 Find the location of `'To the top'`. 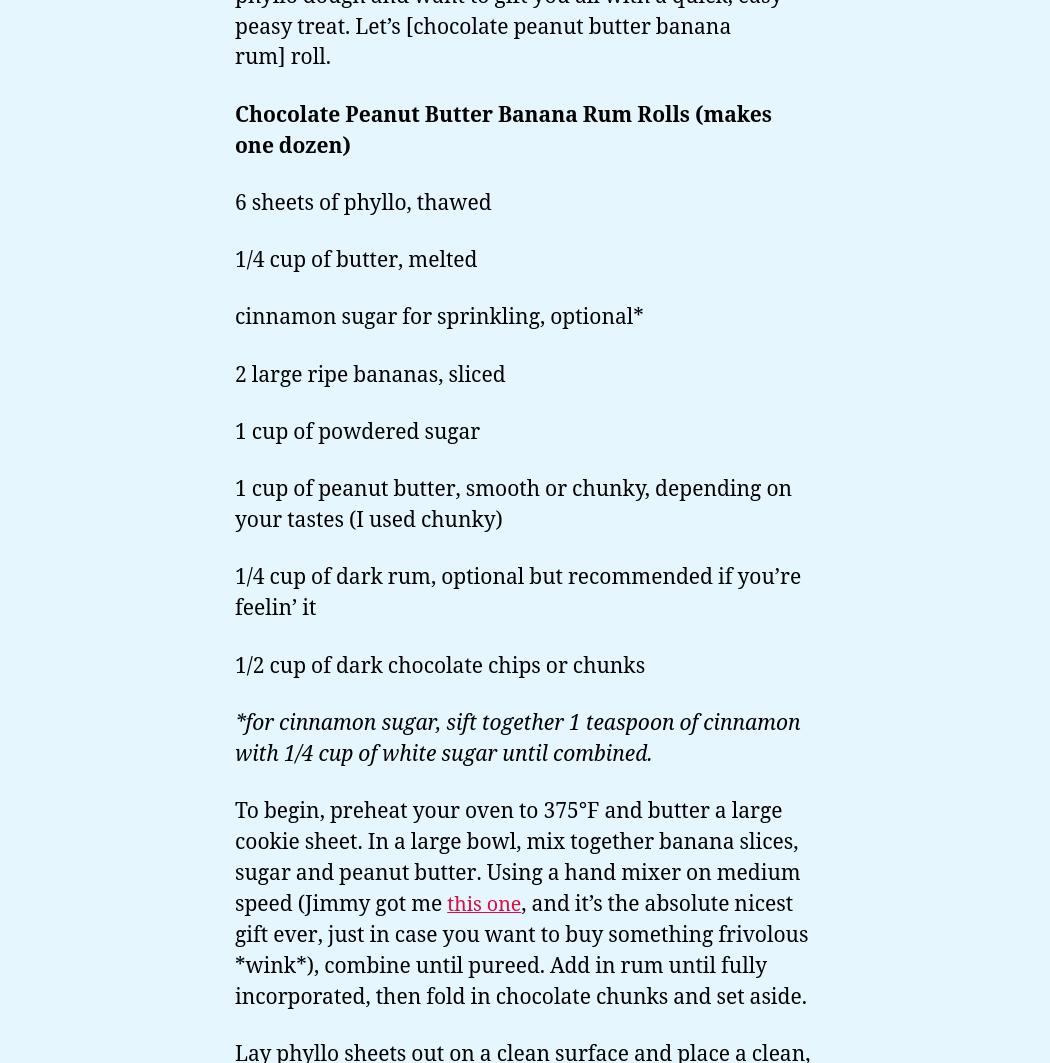

'To the top' is located at coordinates (947, 850).